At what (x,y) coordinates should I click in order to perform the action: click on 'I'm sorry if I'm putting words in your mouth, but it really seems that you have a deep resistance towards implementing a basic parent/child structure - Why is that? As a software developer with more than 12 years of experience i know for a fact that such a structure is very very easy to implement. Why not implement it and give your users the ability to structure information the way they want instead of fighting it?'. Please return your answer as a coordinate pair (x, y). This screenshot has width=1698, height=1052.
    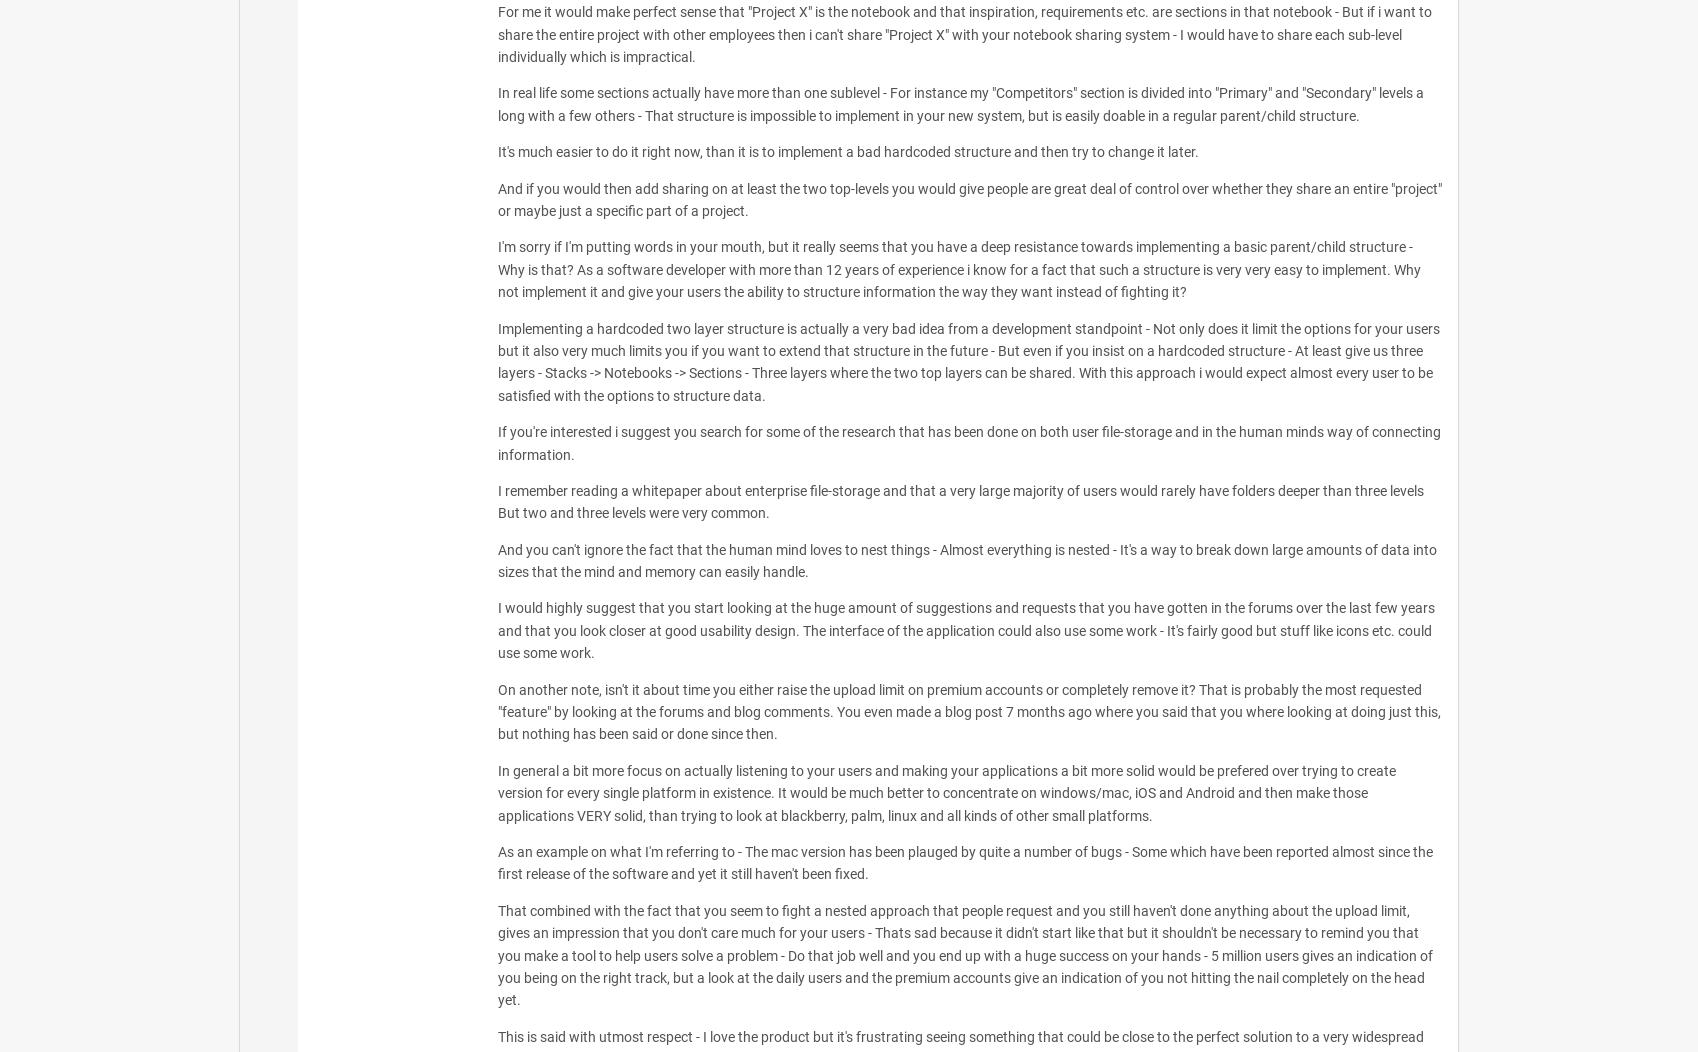
    Looking at the image, I should click on (957, 269).